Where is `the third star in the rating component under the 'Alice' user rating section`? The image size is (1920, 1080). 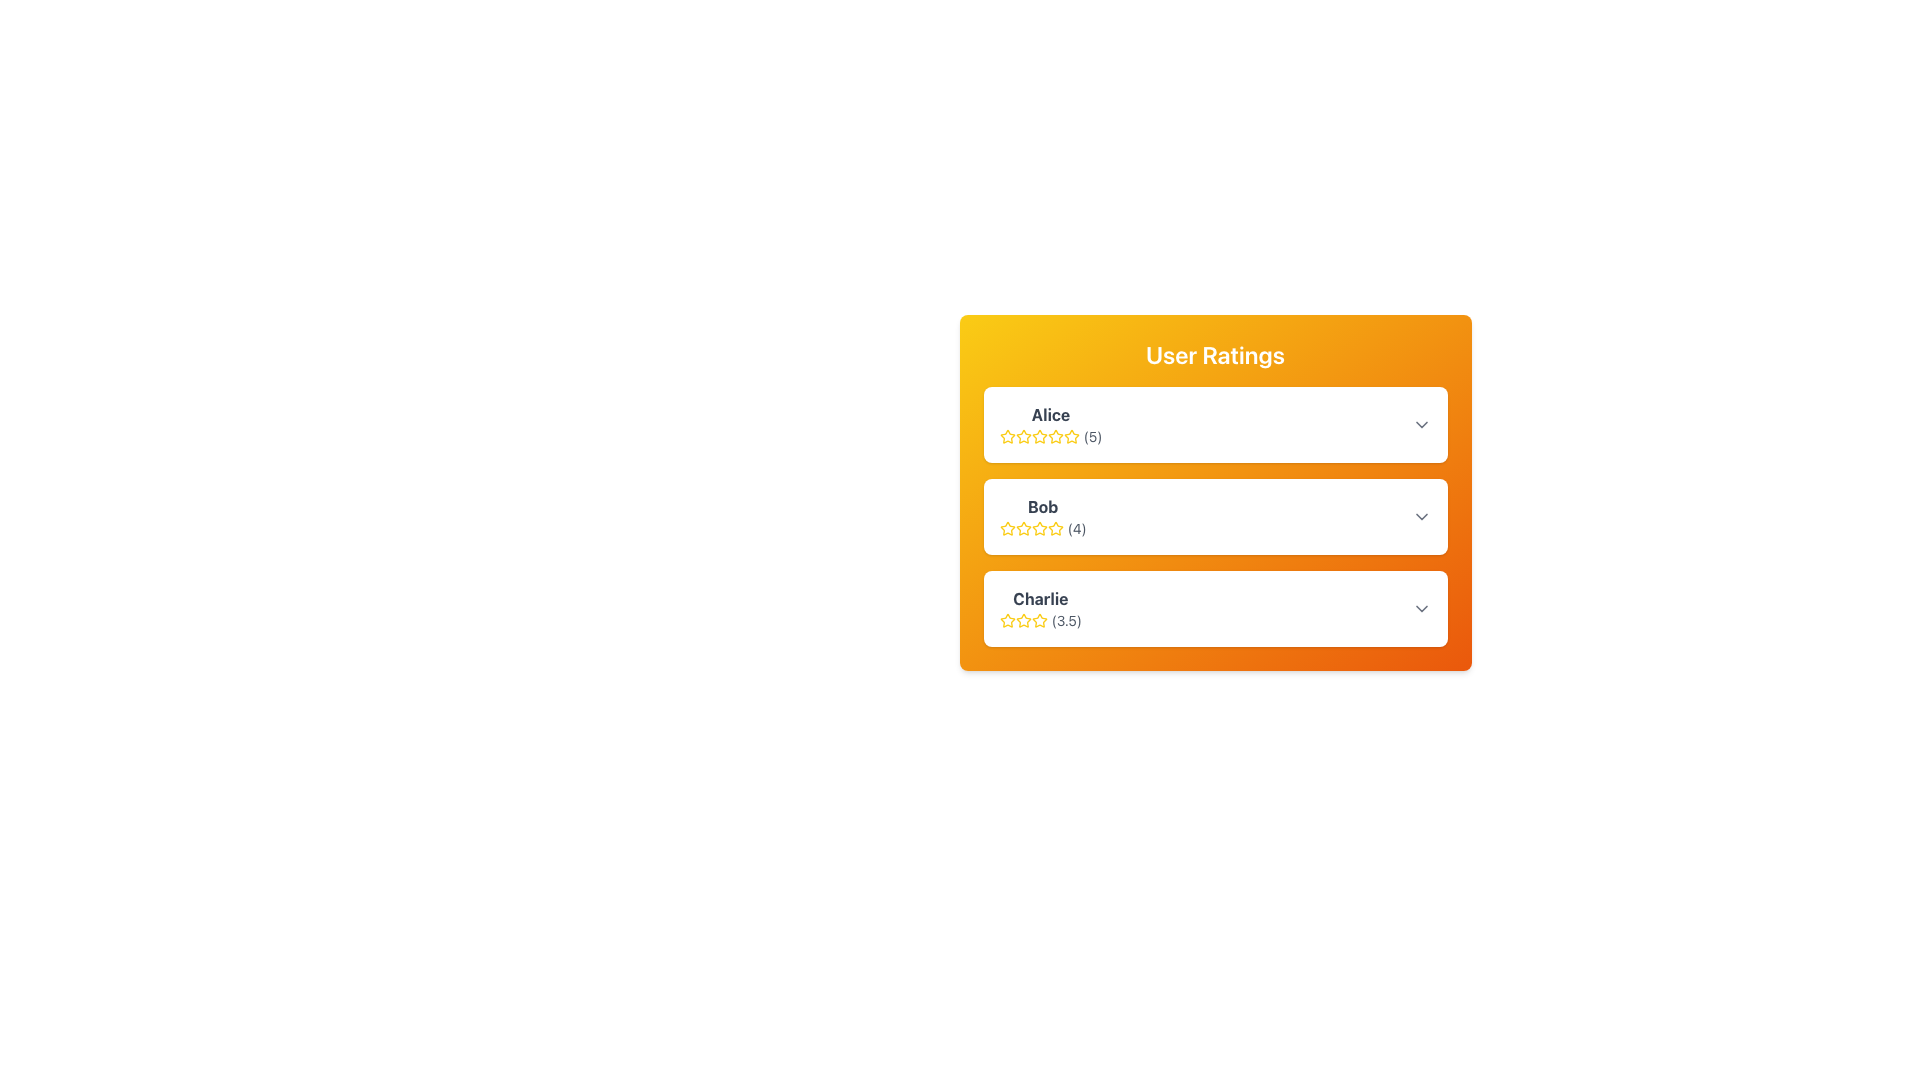
the third star in the rating component under the 'Alice' user rating section is located at coordinates (1054, 435).